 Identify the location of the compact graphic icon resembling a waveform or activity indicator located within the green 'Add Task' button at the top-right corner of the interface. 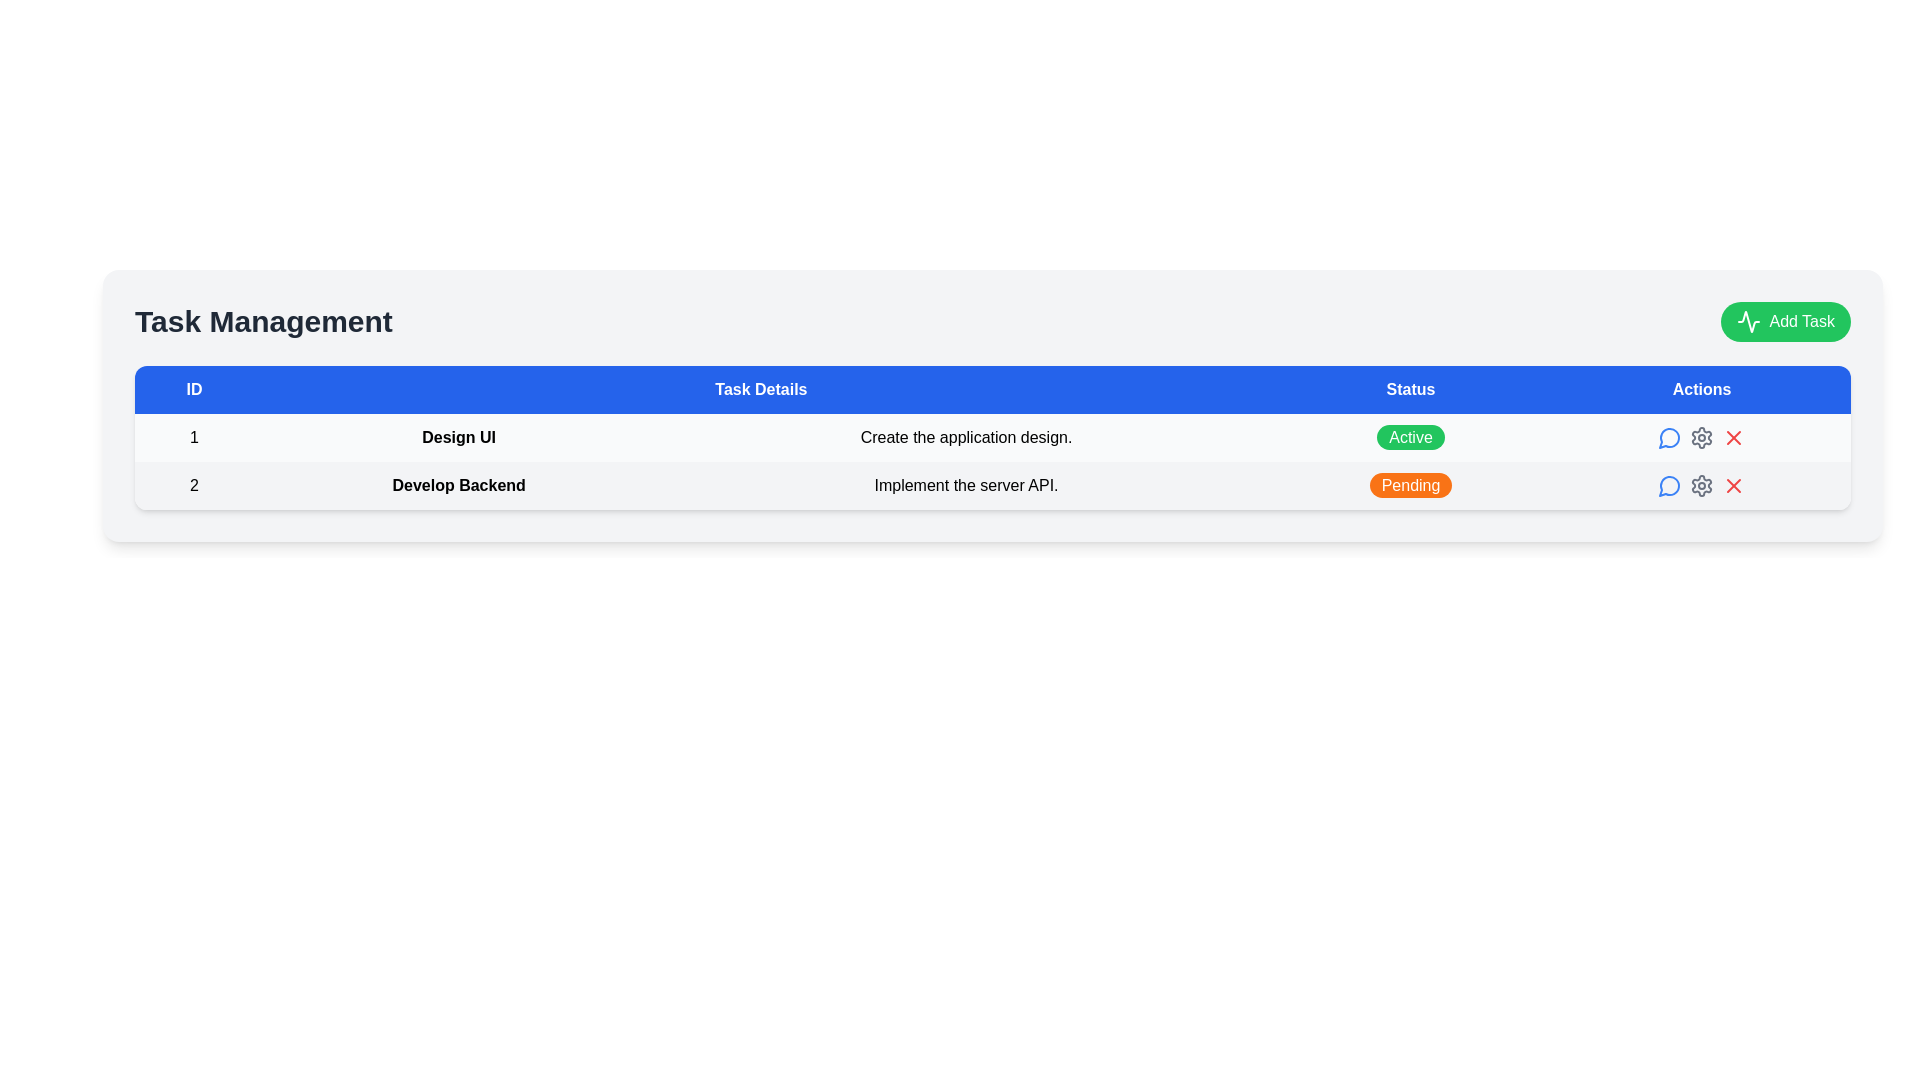
(1748, 320).